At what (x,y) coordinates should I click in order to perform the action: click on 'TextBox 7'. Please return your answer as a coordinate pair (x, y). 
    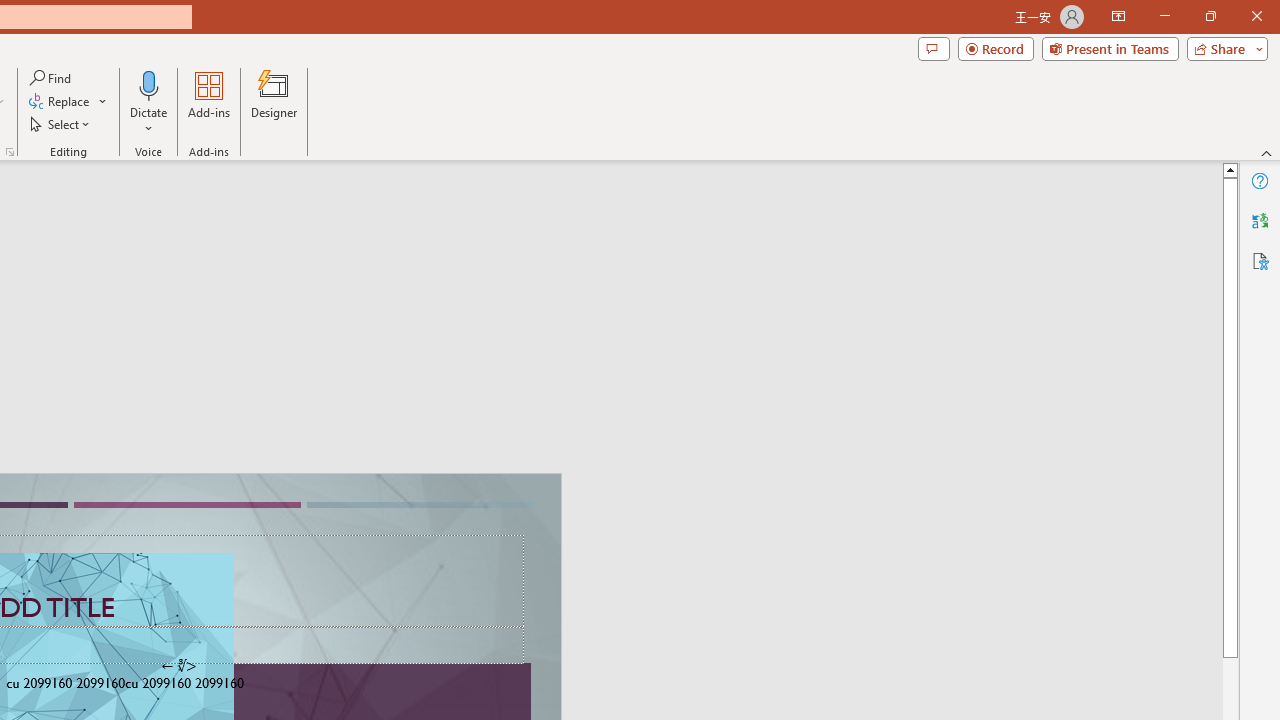
    Looking at the image, I should click on (179, 666).